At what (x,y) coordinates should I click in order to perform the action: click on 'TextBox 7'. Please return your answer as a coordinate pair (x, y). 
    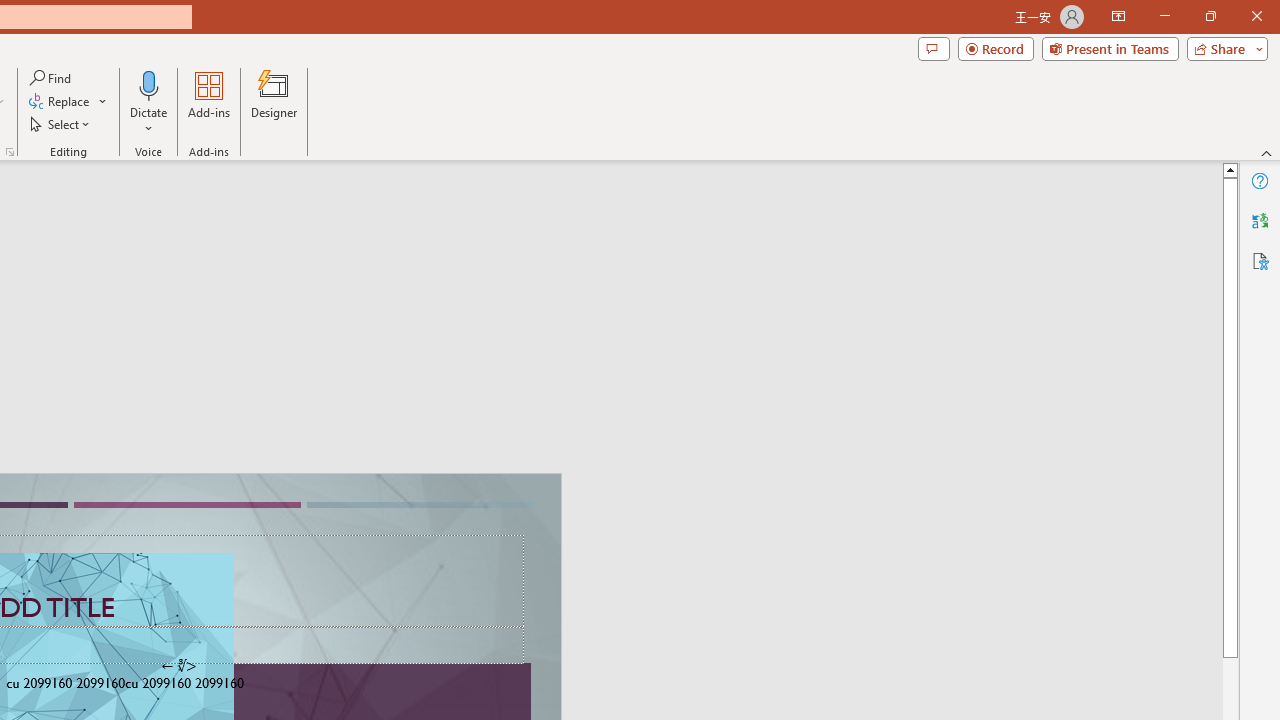
    Looking at the image, I should click on (179, 666).